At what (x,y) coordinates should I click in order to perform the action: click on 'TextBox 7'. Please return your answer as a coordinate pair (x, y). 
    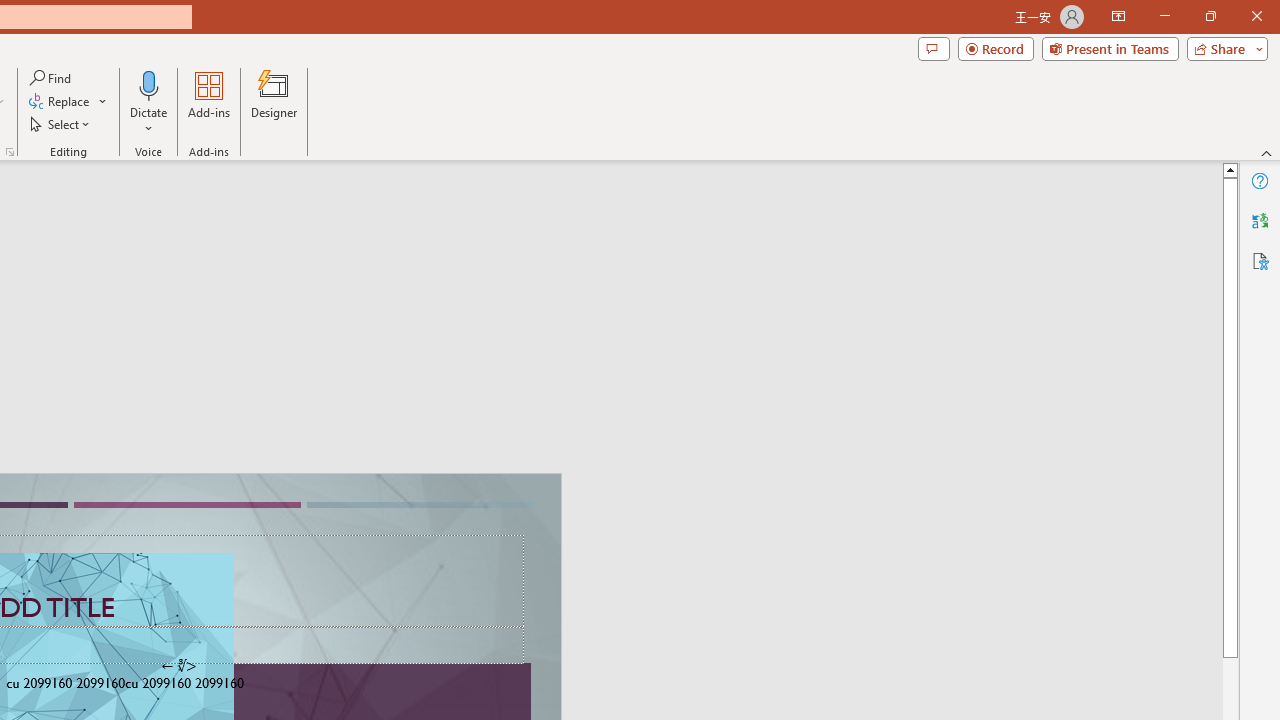
    Looking at the image, I should click on (179, 666).